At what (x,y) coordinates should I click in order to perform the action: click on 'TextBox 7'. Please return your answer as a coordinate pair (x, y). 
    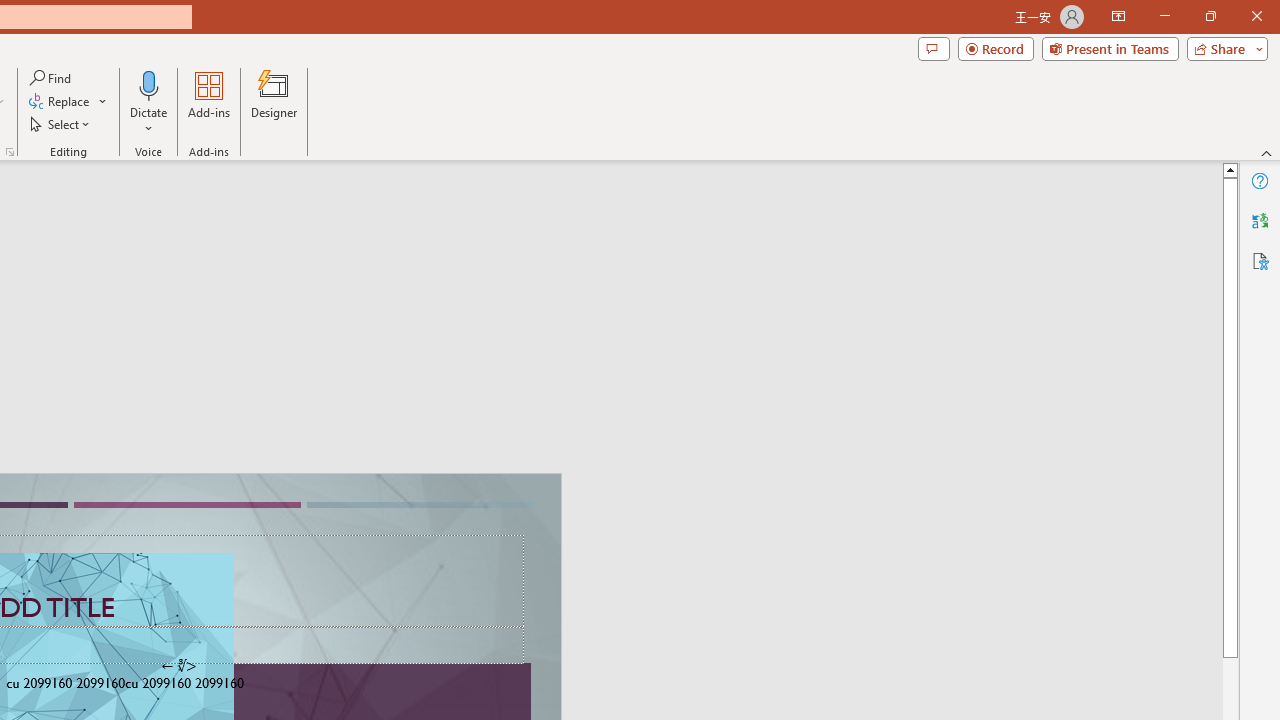
    Looking at the image, I should click on (179, 666).